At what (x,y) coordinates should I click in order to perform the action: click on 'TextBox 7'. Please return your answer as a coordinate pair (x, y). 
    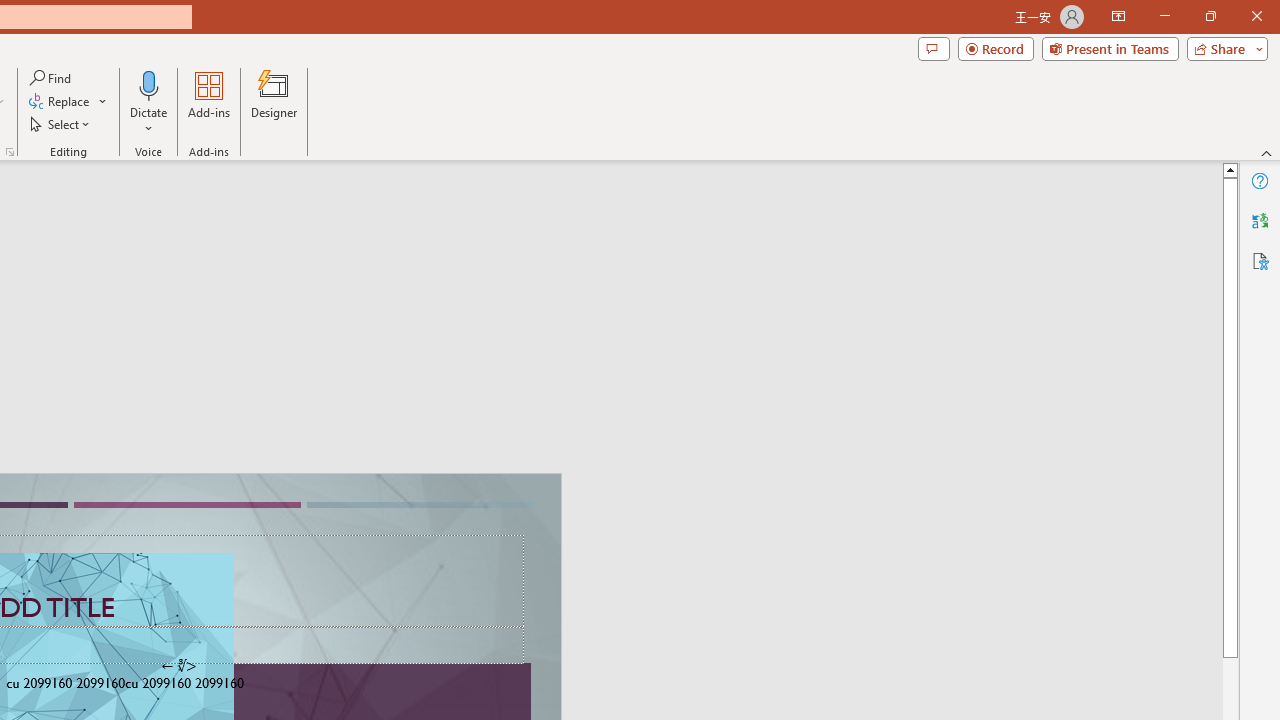
    Looking at the image, I should click on (179, 666).